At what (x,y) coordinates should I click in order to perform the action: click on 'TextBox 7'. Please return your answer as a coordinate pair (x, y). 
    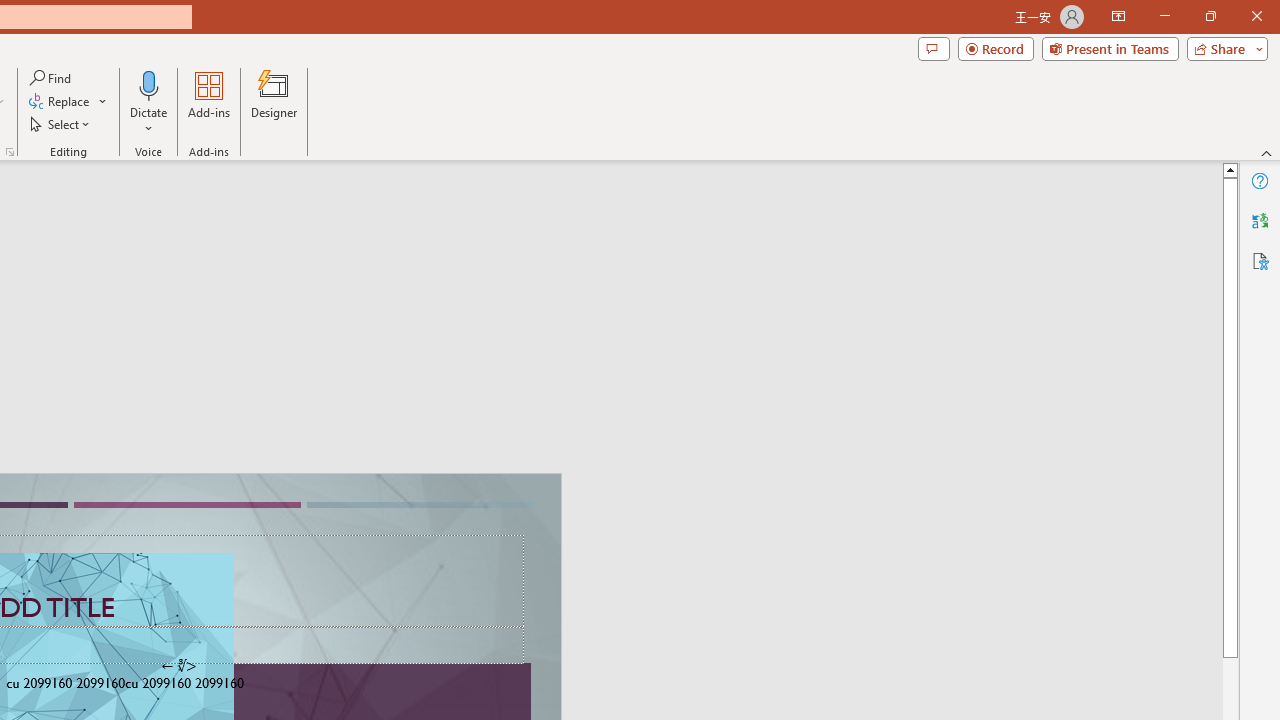
    Looking at the image, I should click on (179, 666).